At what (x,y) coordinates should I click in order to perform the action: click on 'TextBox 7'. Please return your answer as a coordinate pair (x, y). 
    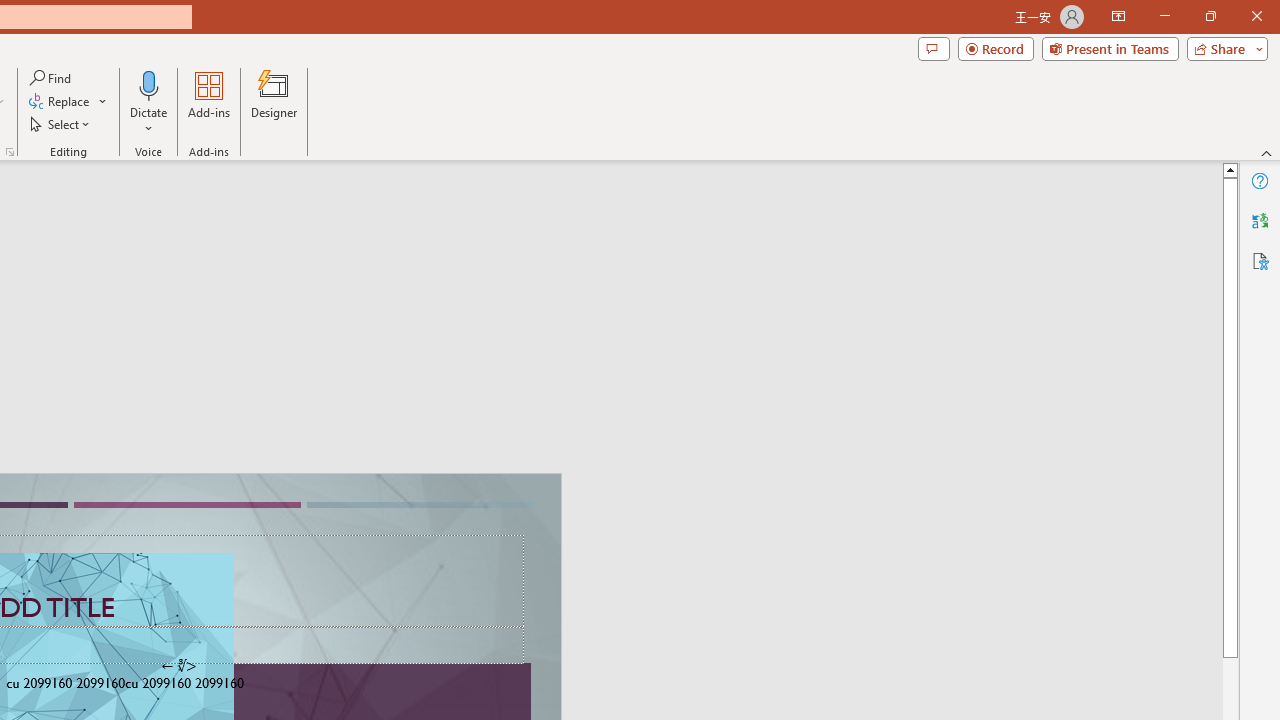
    Looking at the image, I should click on (179, 666).